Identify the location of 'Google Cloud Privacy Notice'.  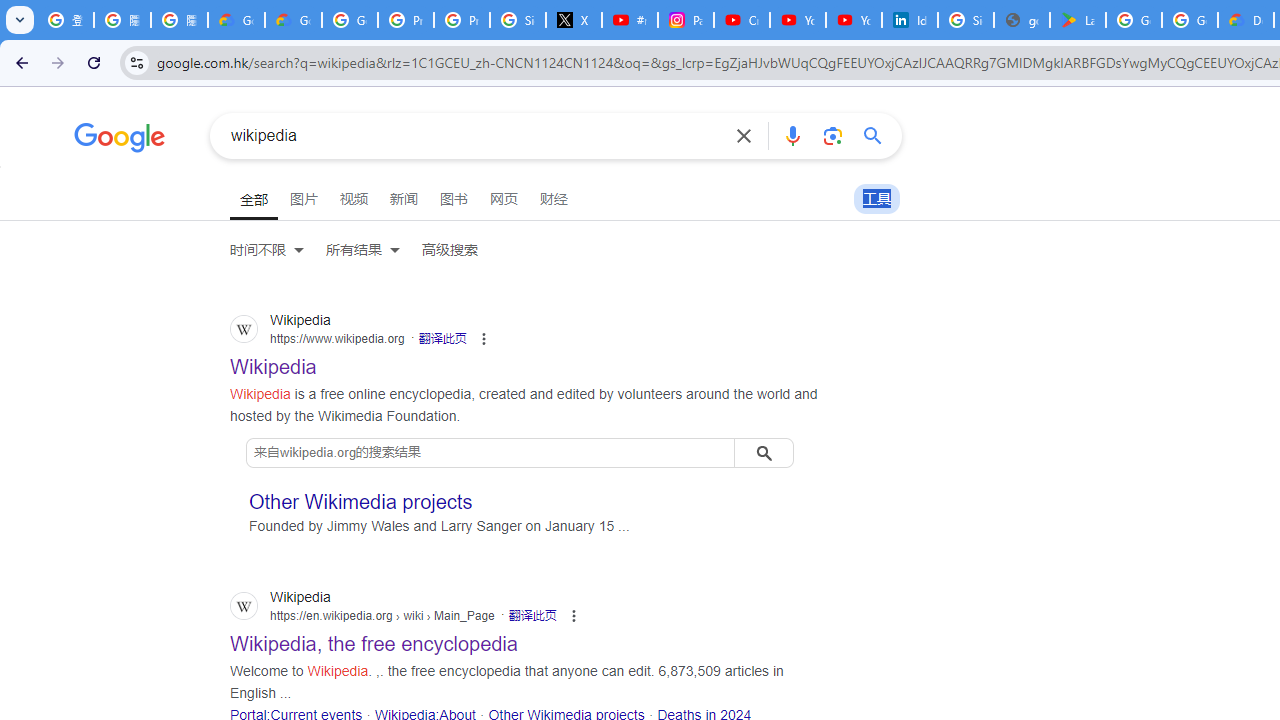
(292, 20).